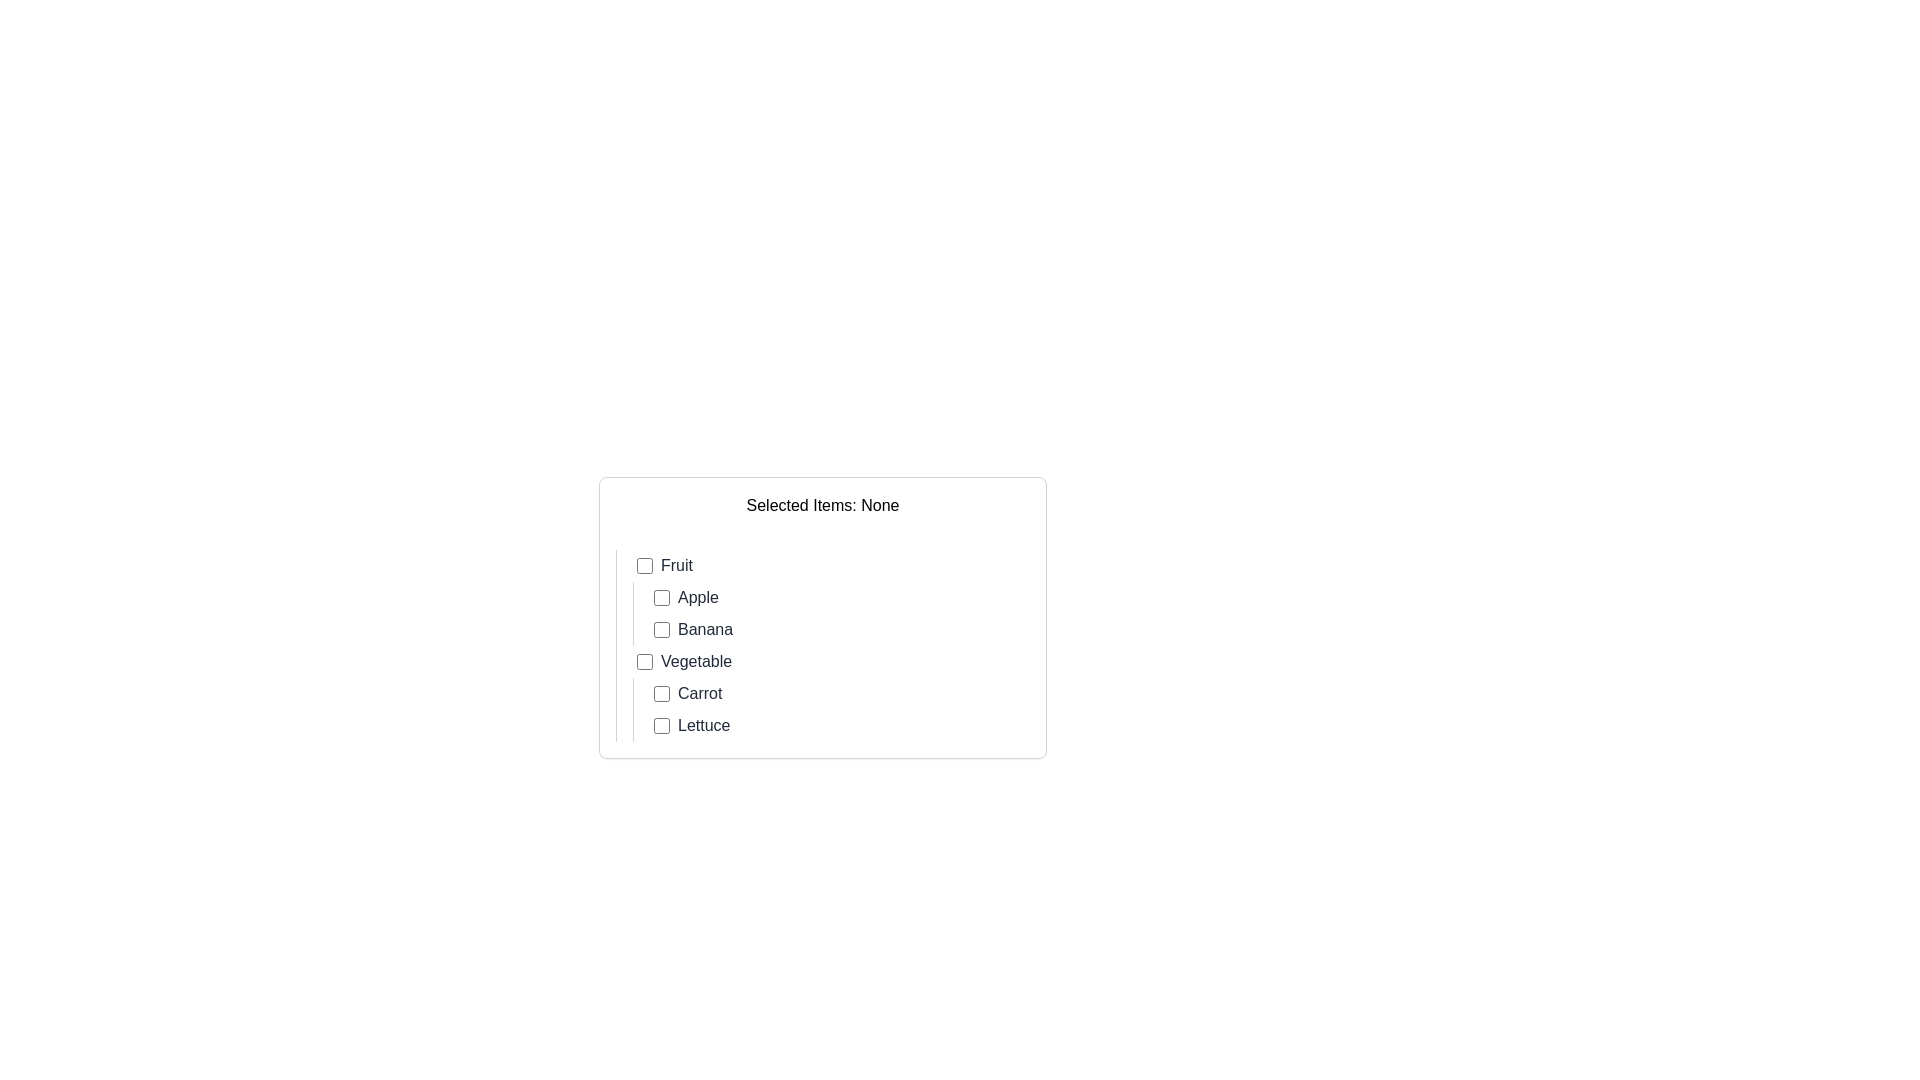 The image size is (1920, 1080). Describe the element at coordinates (698, 596) in the screenshot. I see `the text label 'Apple' styled in gray font, located beside a checkbox under the 'Fruit' category` at that location.